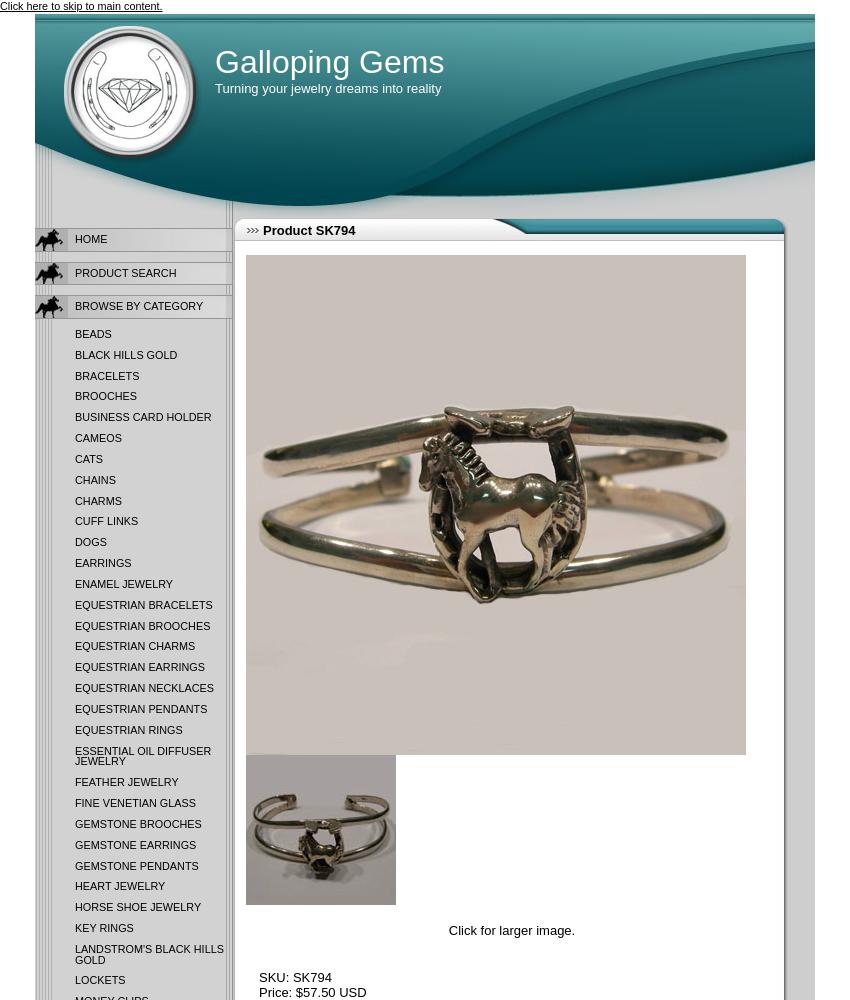 Image resolution: width=850 pixels, height=1000 pixels. Describe the element at coordinates (91, 332) in the screenshot. I see `'Beads'` at that location.